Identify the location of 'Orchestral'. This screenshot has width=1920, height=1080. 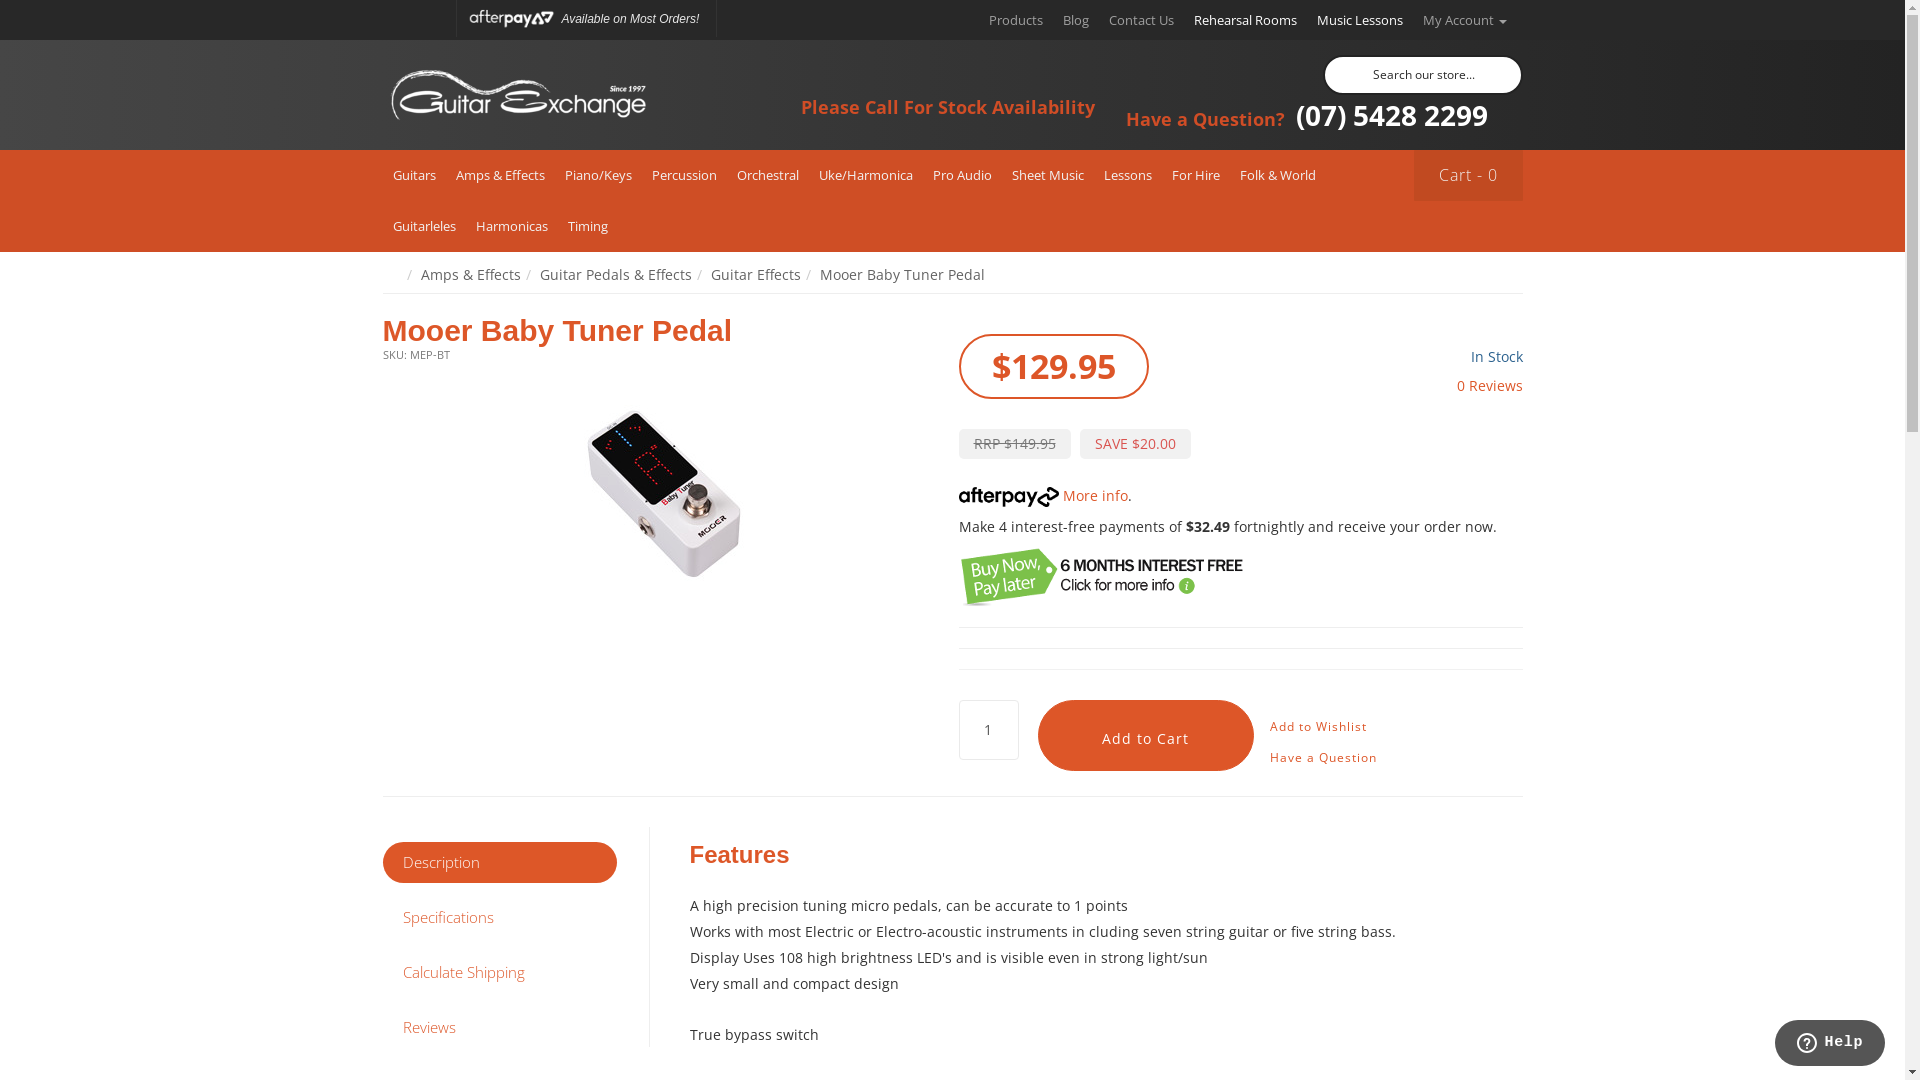
(724, 174).